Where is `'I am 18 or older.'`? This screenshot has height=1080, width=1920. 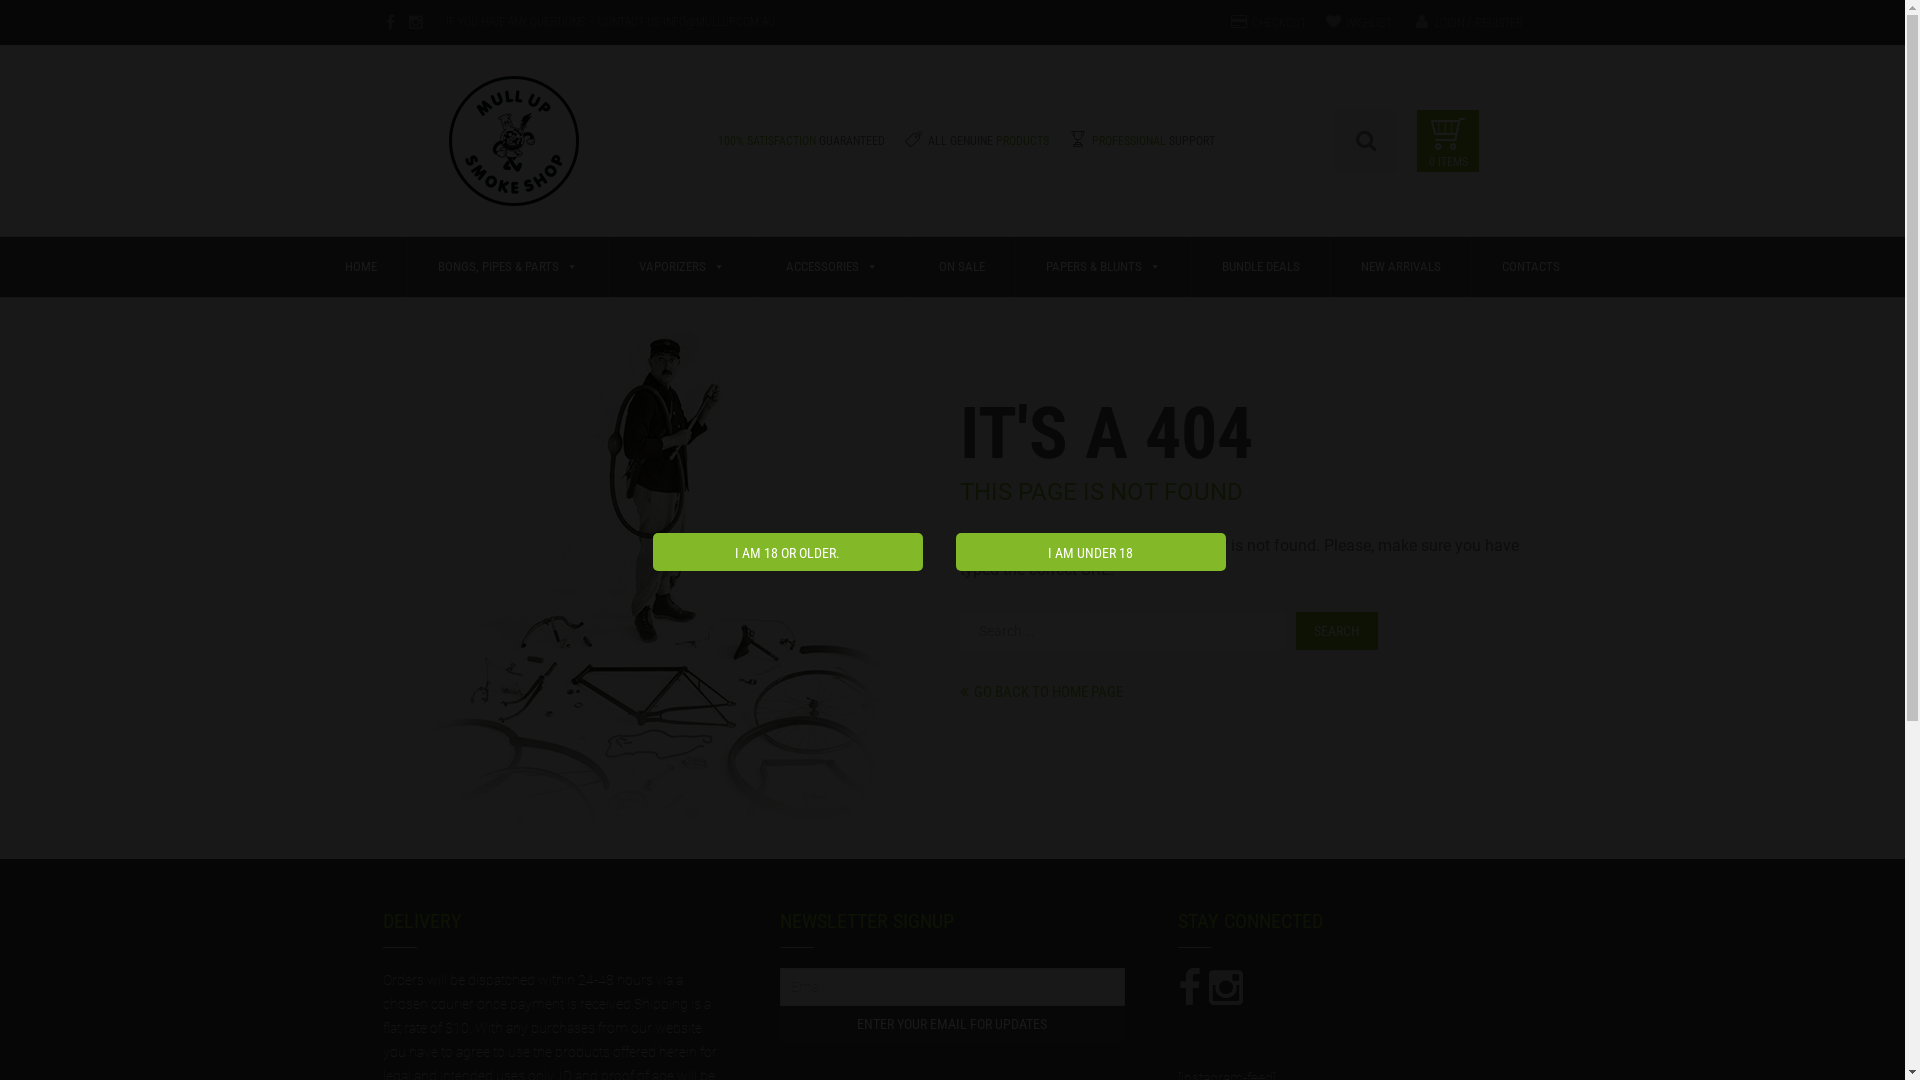
'I am 18 or older.' is located at coordinates (652, 551).